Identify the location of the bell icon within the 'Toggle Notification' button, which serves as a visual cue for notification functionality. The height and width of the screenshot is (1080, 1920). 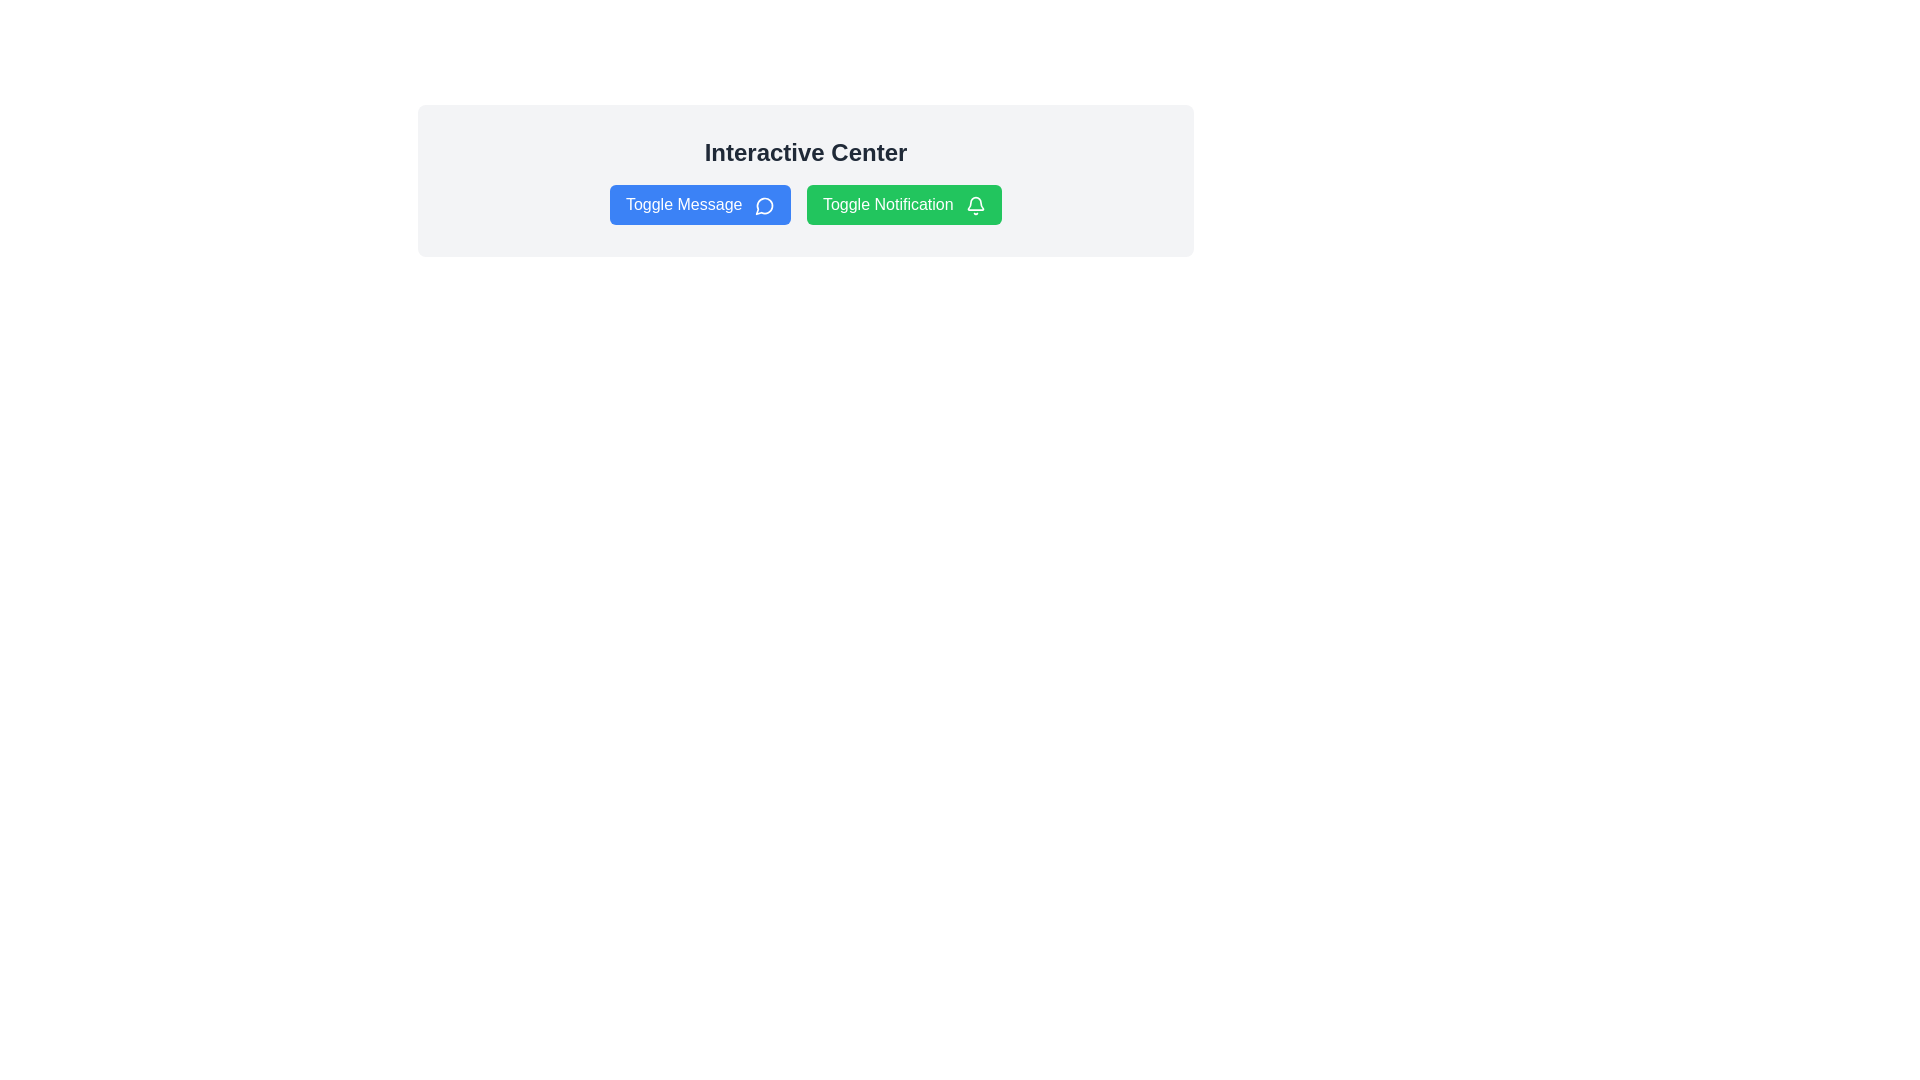
(976, 205).